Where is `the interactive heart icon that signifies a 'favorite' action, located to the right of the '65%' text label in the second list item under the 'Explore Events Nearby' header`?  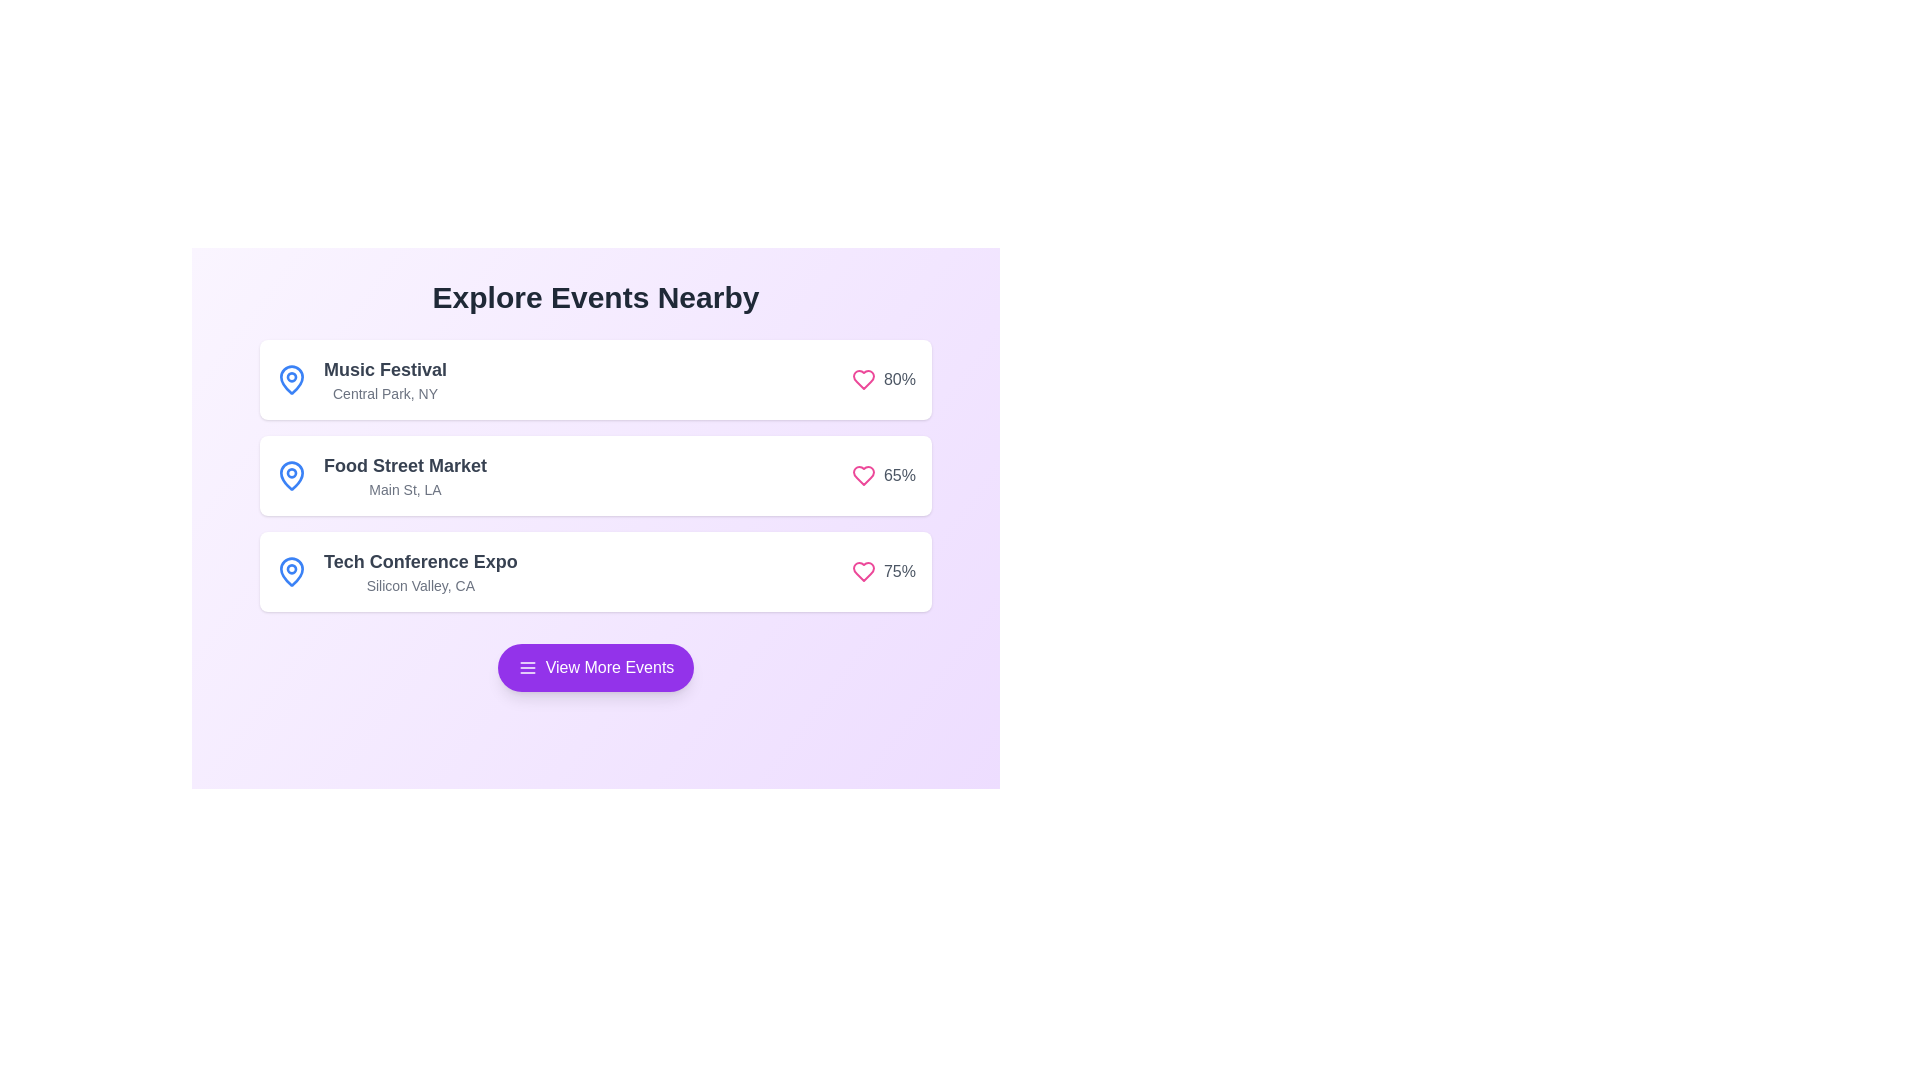
the interactive heart icon that signifies a 'favorite' action, located to the right of the '65%' text label in the second list item under the 'Explore Events Nearby' header is located at coordinates (864, 475).